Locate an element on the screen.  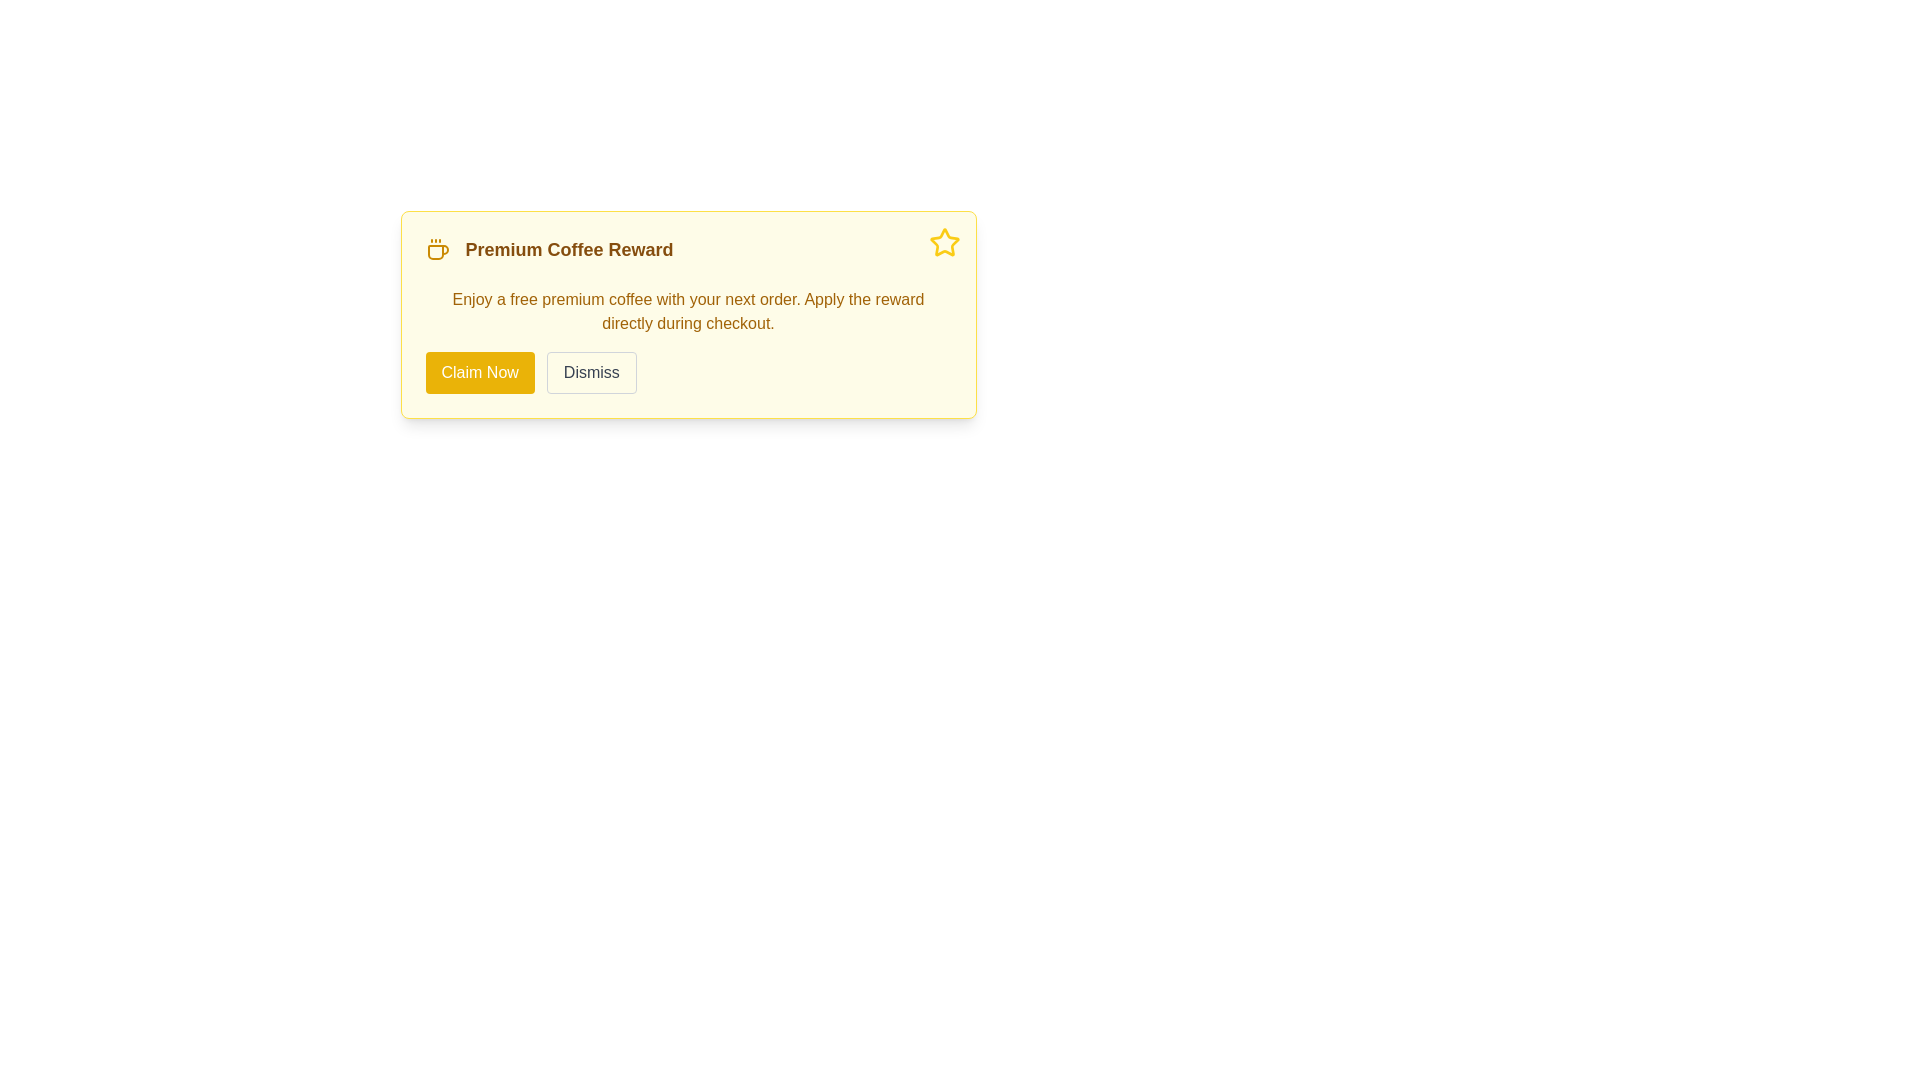
the 'Dismiss' button located directly to the right of the 'Claim Now' button is located at coordinates (590, 373).